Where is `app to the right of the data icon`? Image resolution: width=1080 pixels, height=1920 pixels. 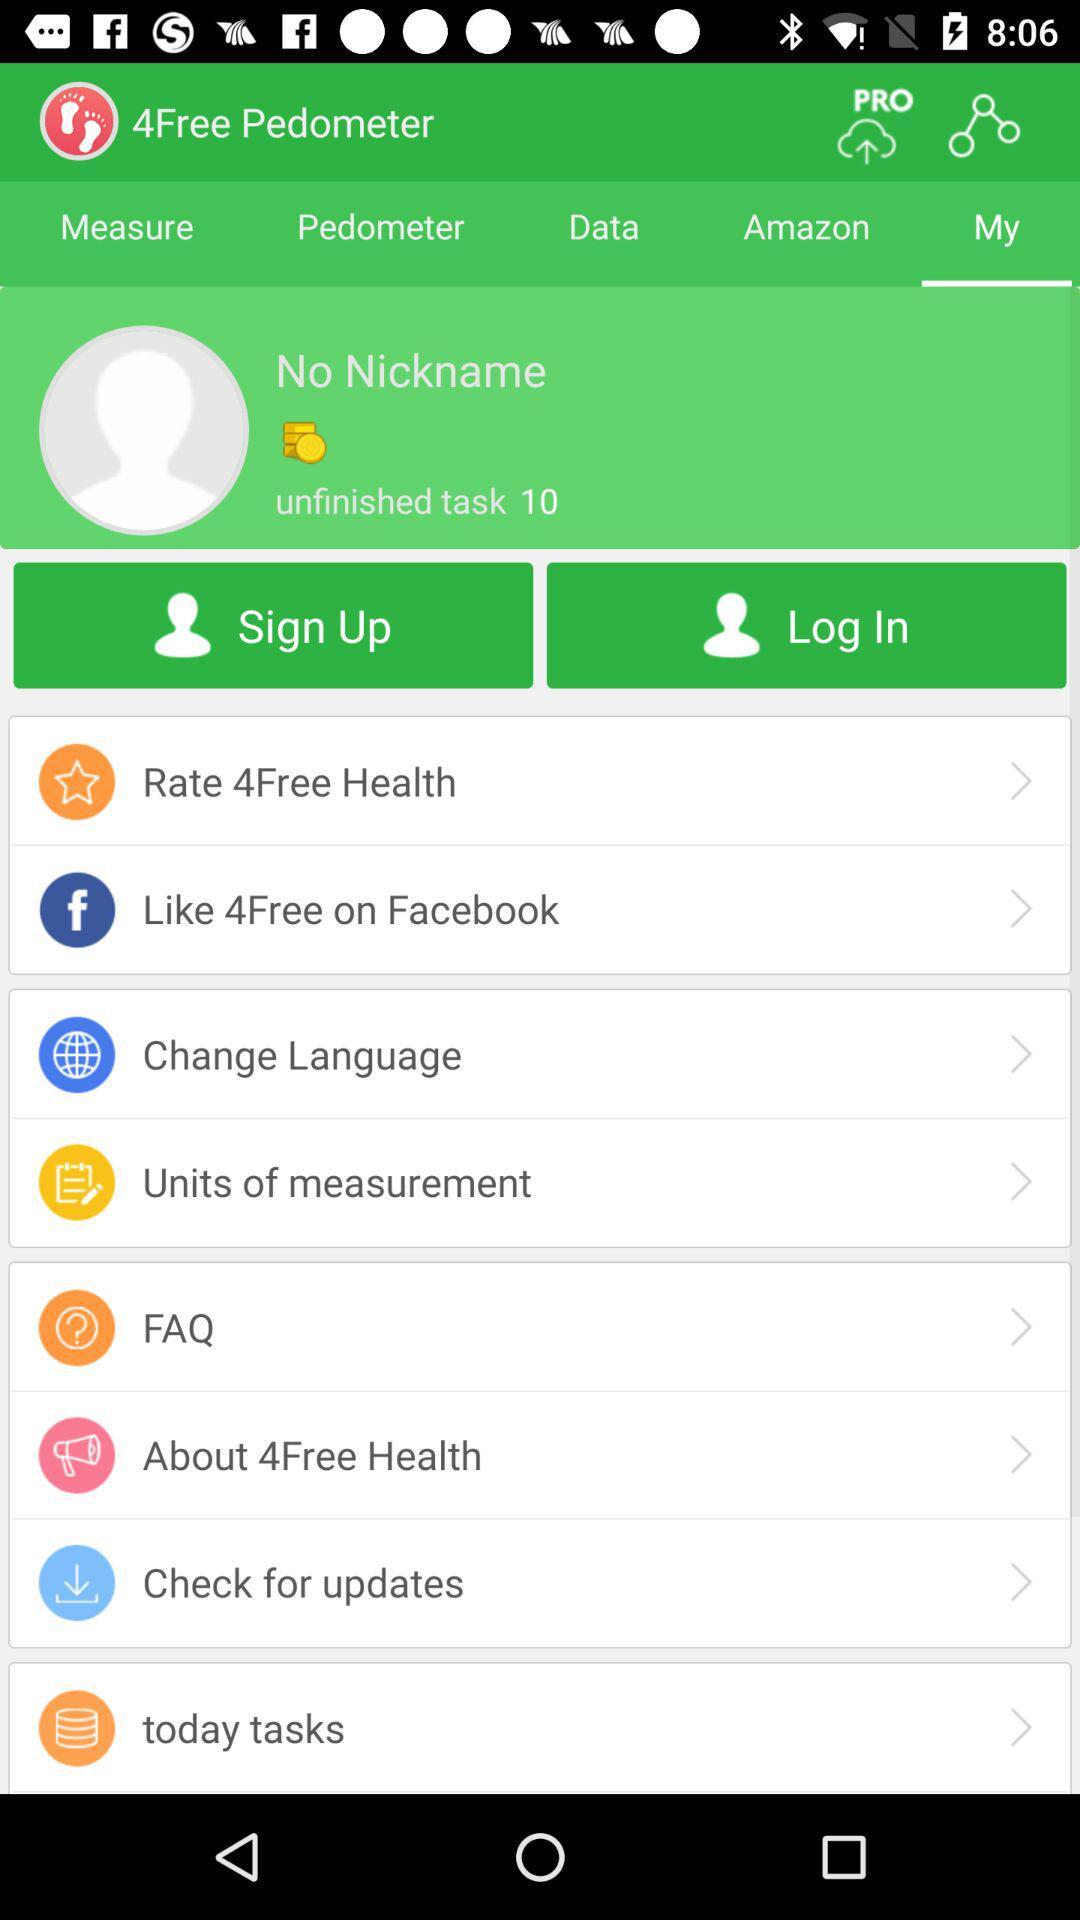 app to the right of the data icon is located at coordinates (805, 243).